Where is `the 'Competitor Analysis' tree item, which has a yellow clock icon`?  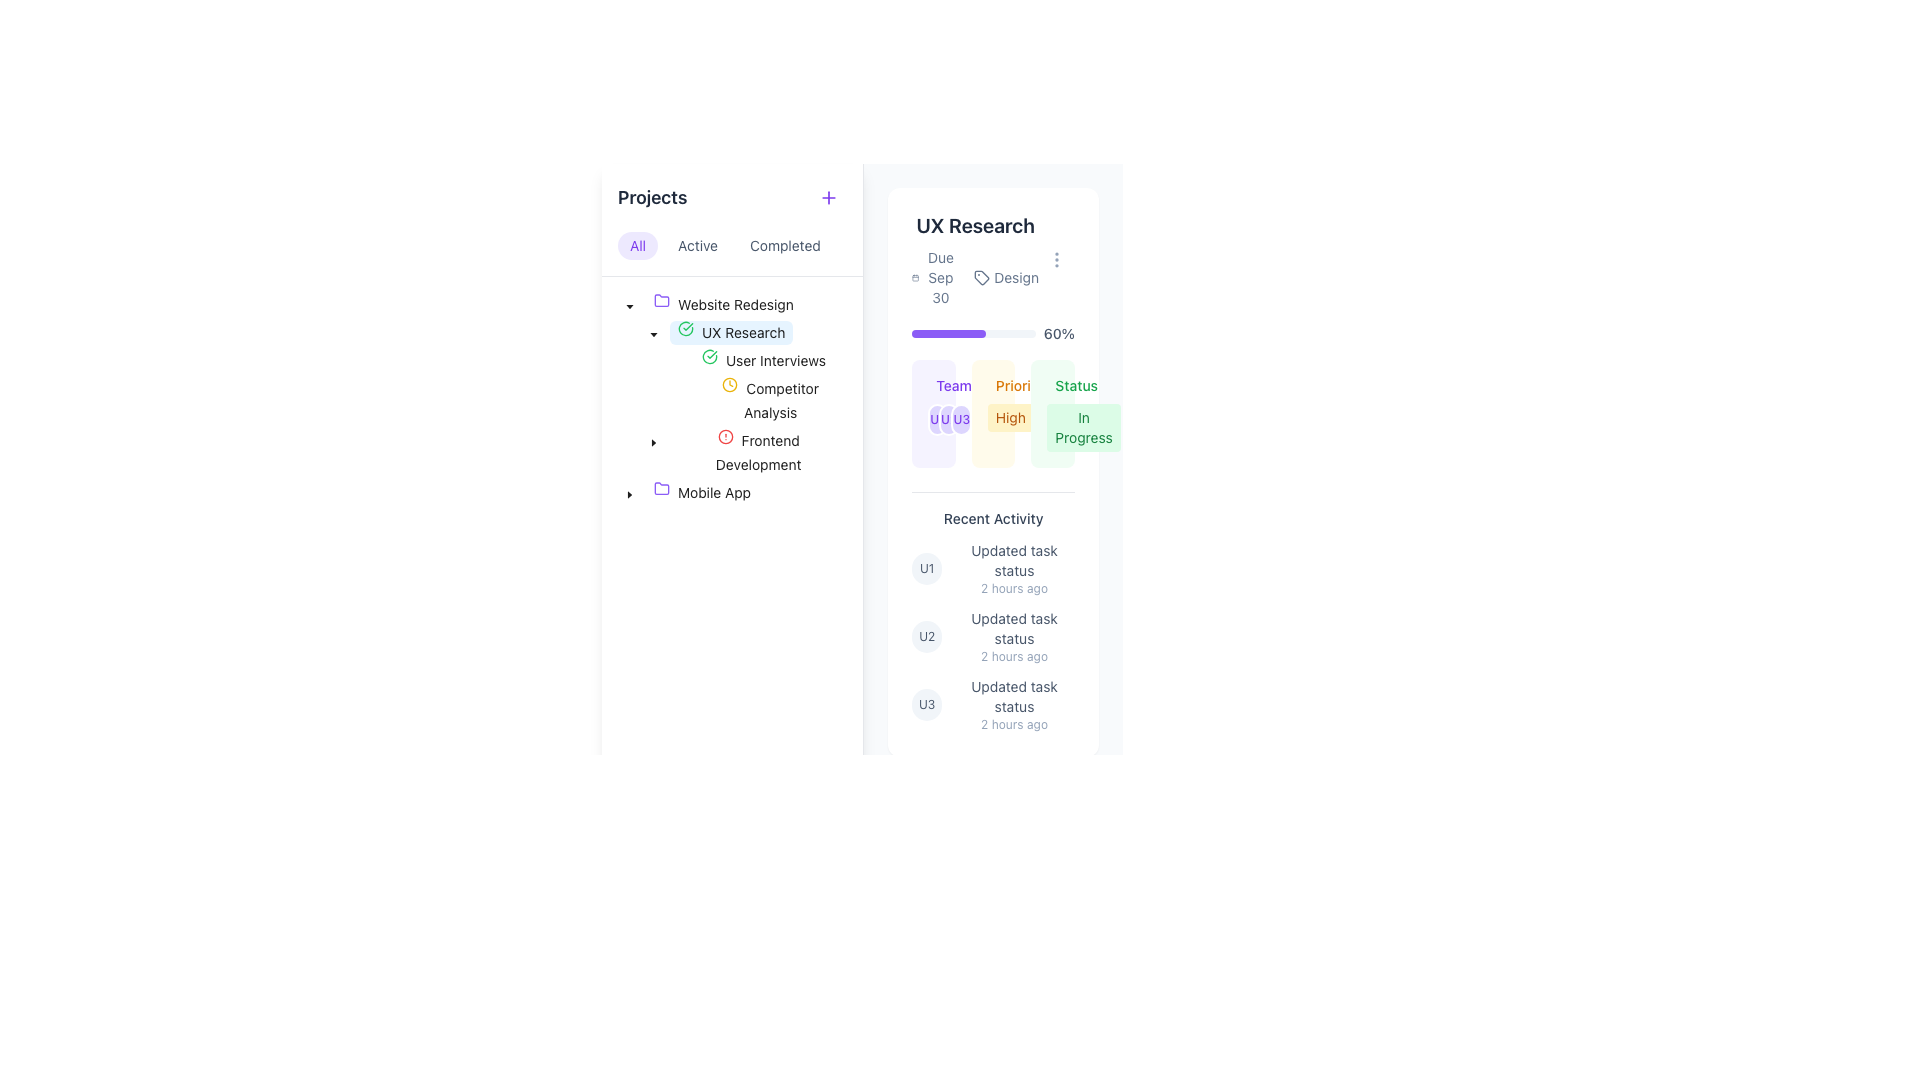 the 'Competitor Analysis' tree item, which has a yellow clock icon is located at coordinates (731, 401).